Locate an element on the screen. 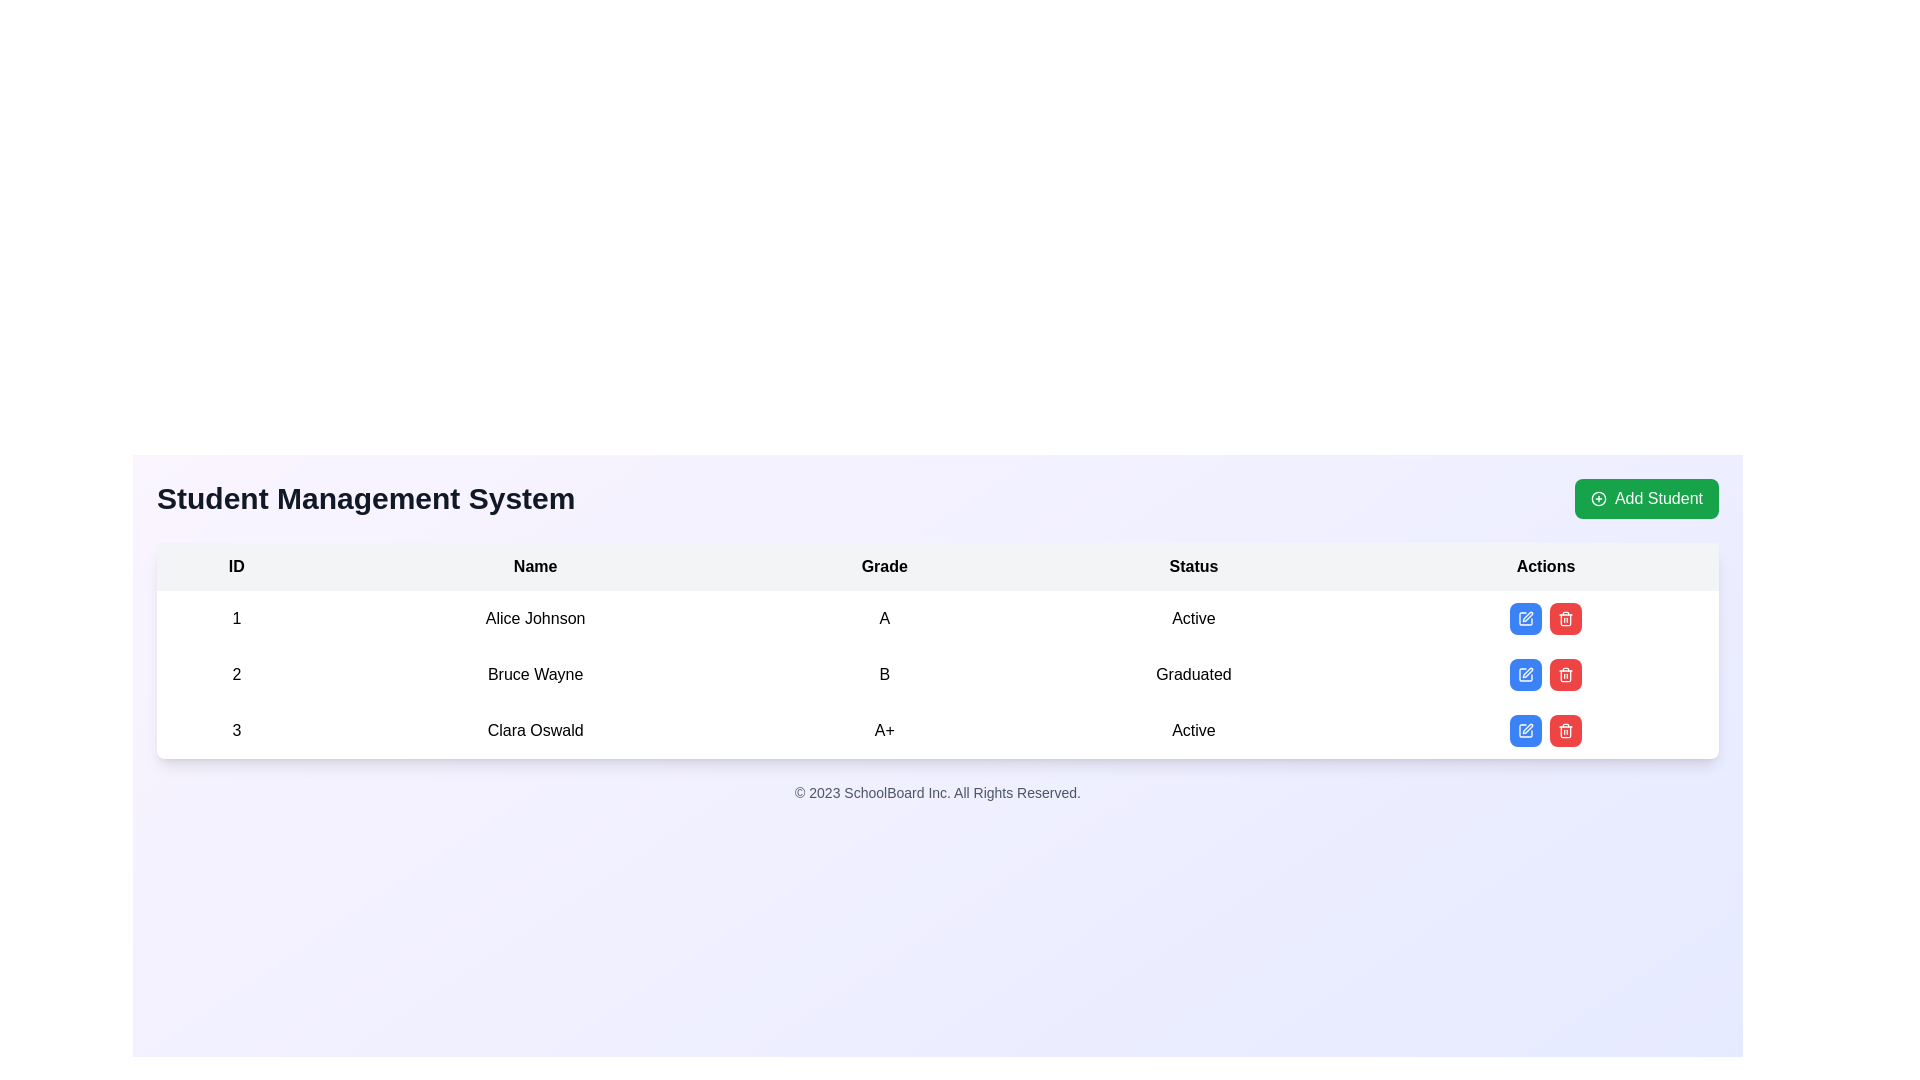  the rectangular section of the trash icon representing the delete action for the row associated with 'Bruce Wayne', located in the 'Actions' column on the right side of the row next to the blue edit icon is located at coordinates (1564, 732).